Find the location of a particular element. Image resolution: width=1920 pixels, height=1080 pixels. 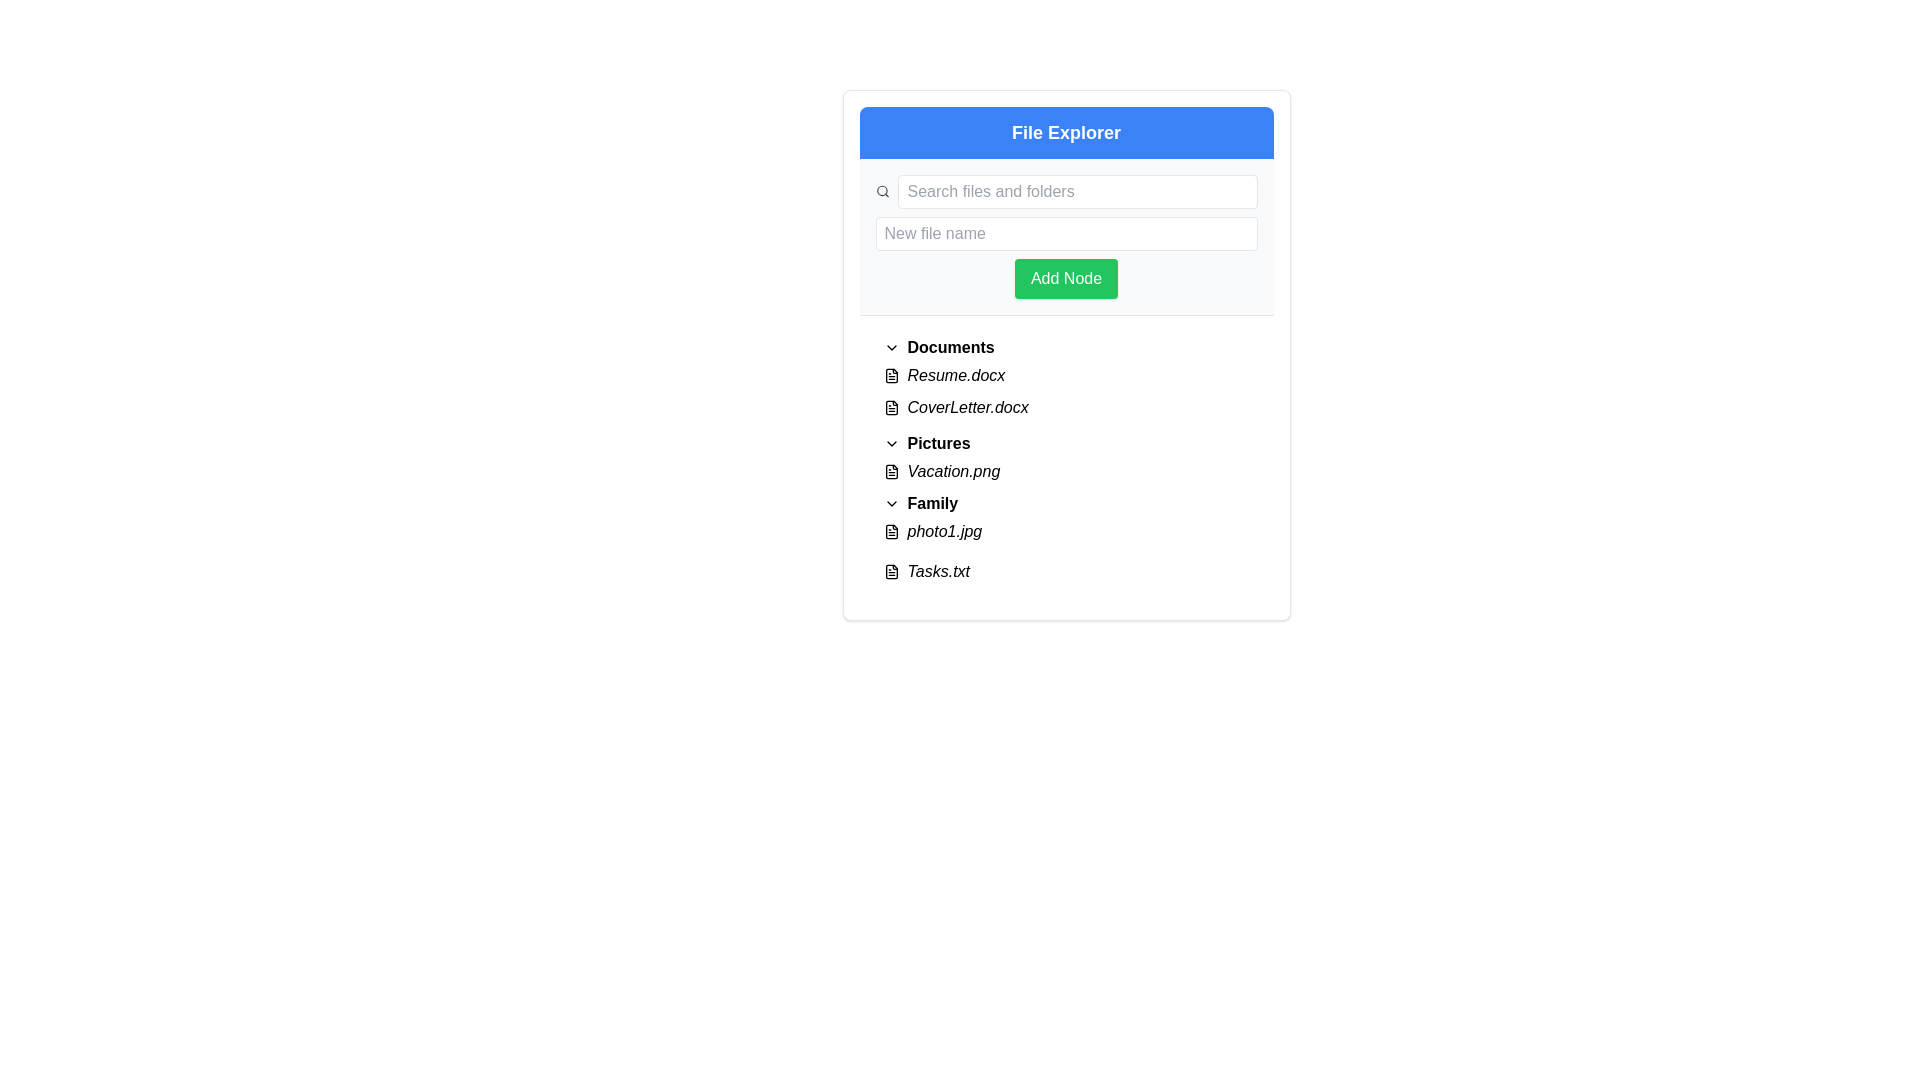

the file entry labeled 'Tasks.txt' in the file explorer is located at coordinates (1065, 571).